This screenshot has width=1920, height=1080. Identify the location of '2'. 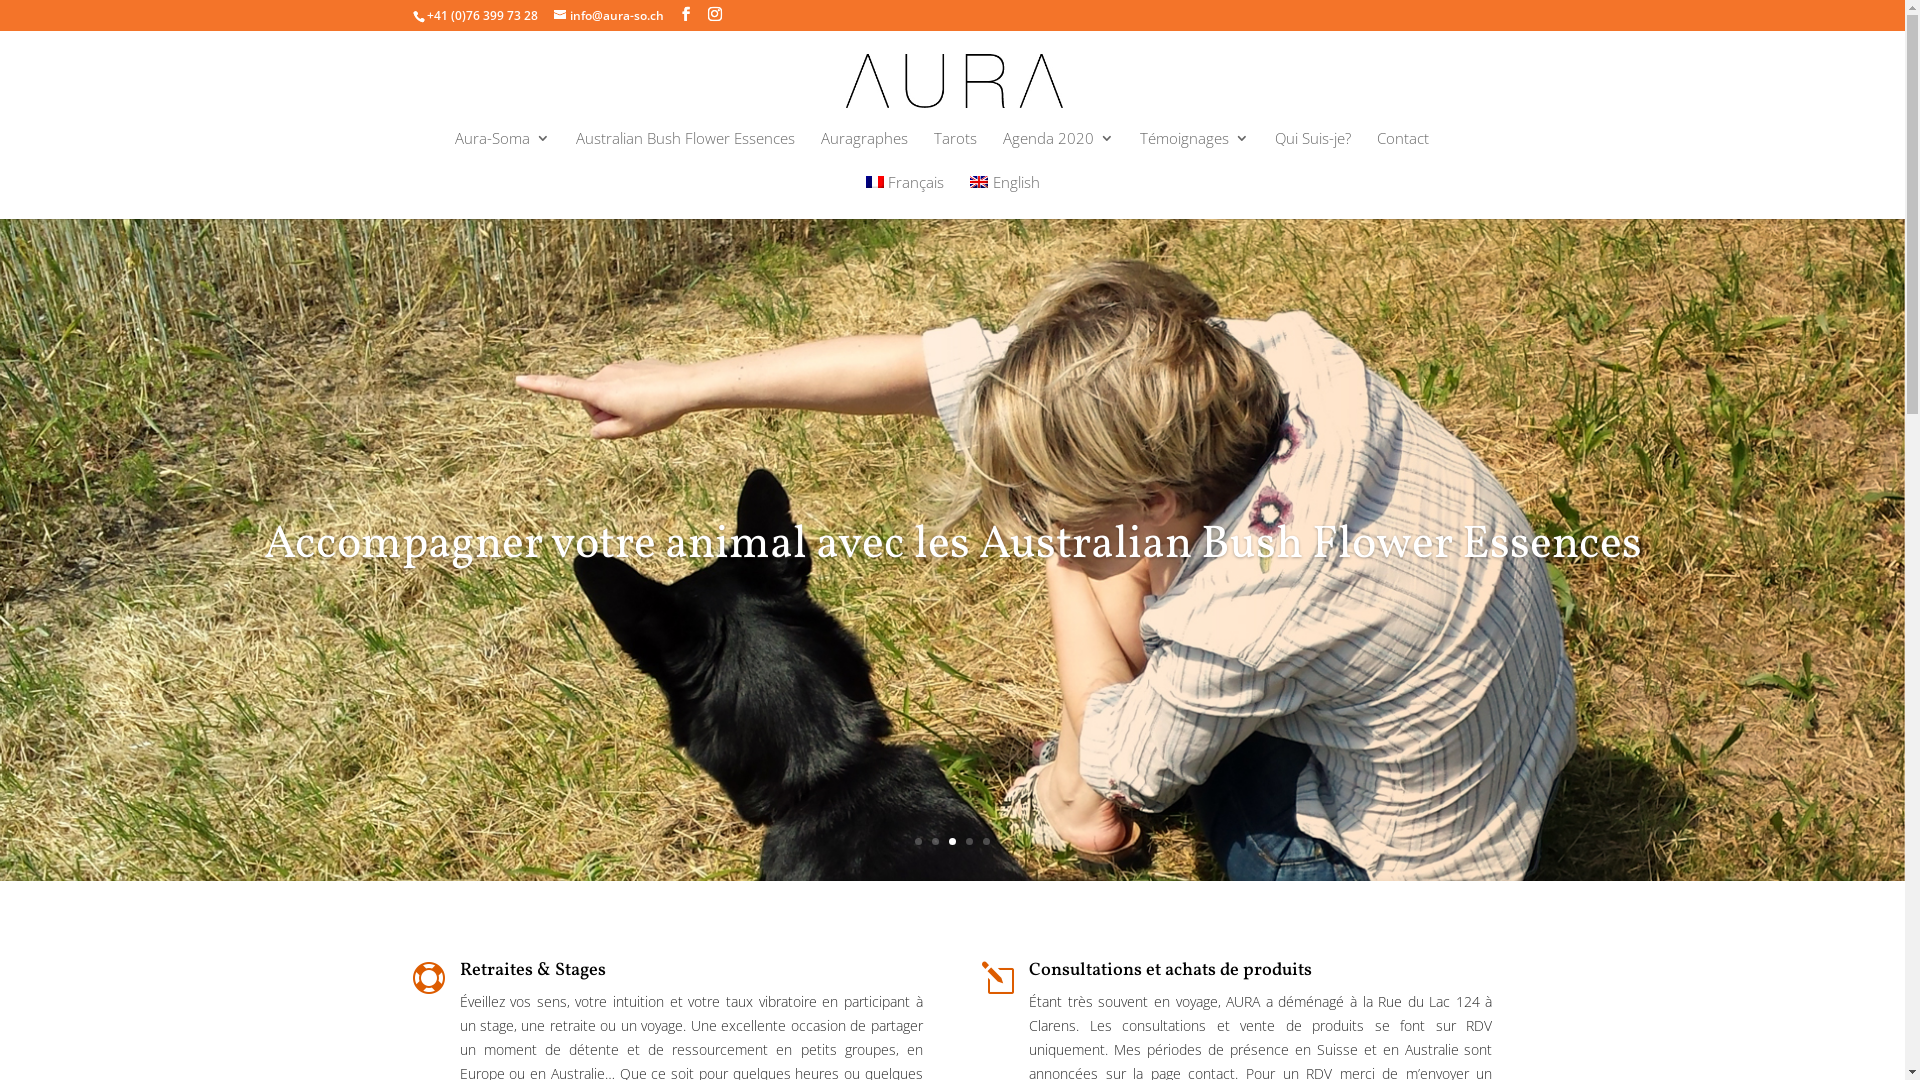
(934, 841).